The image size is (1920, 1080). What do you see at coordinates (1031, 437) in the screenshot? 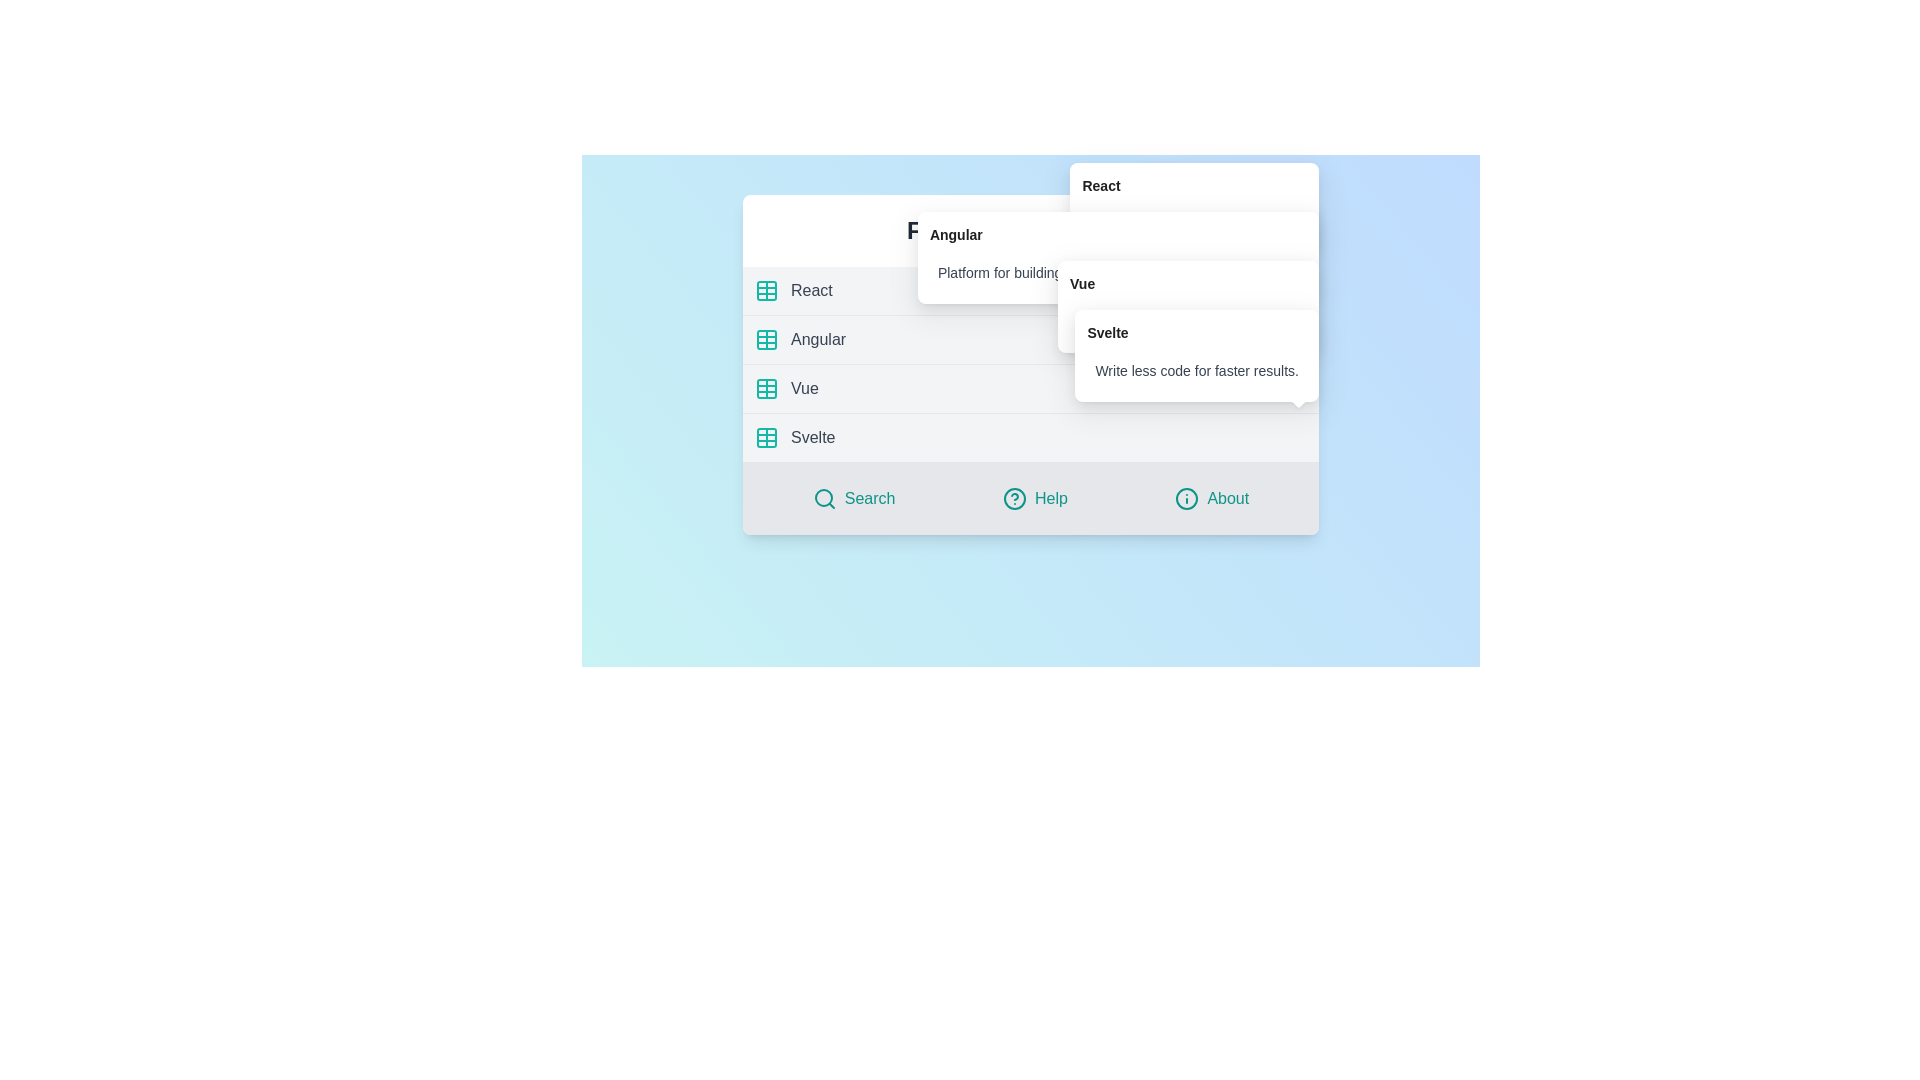
I see `the last interactive list item for 'Svelte'` at bounding box center [1031, 437].